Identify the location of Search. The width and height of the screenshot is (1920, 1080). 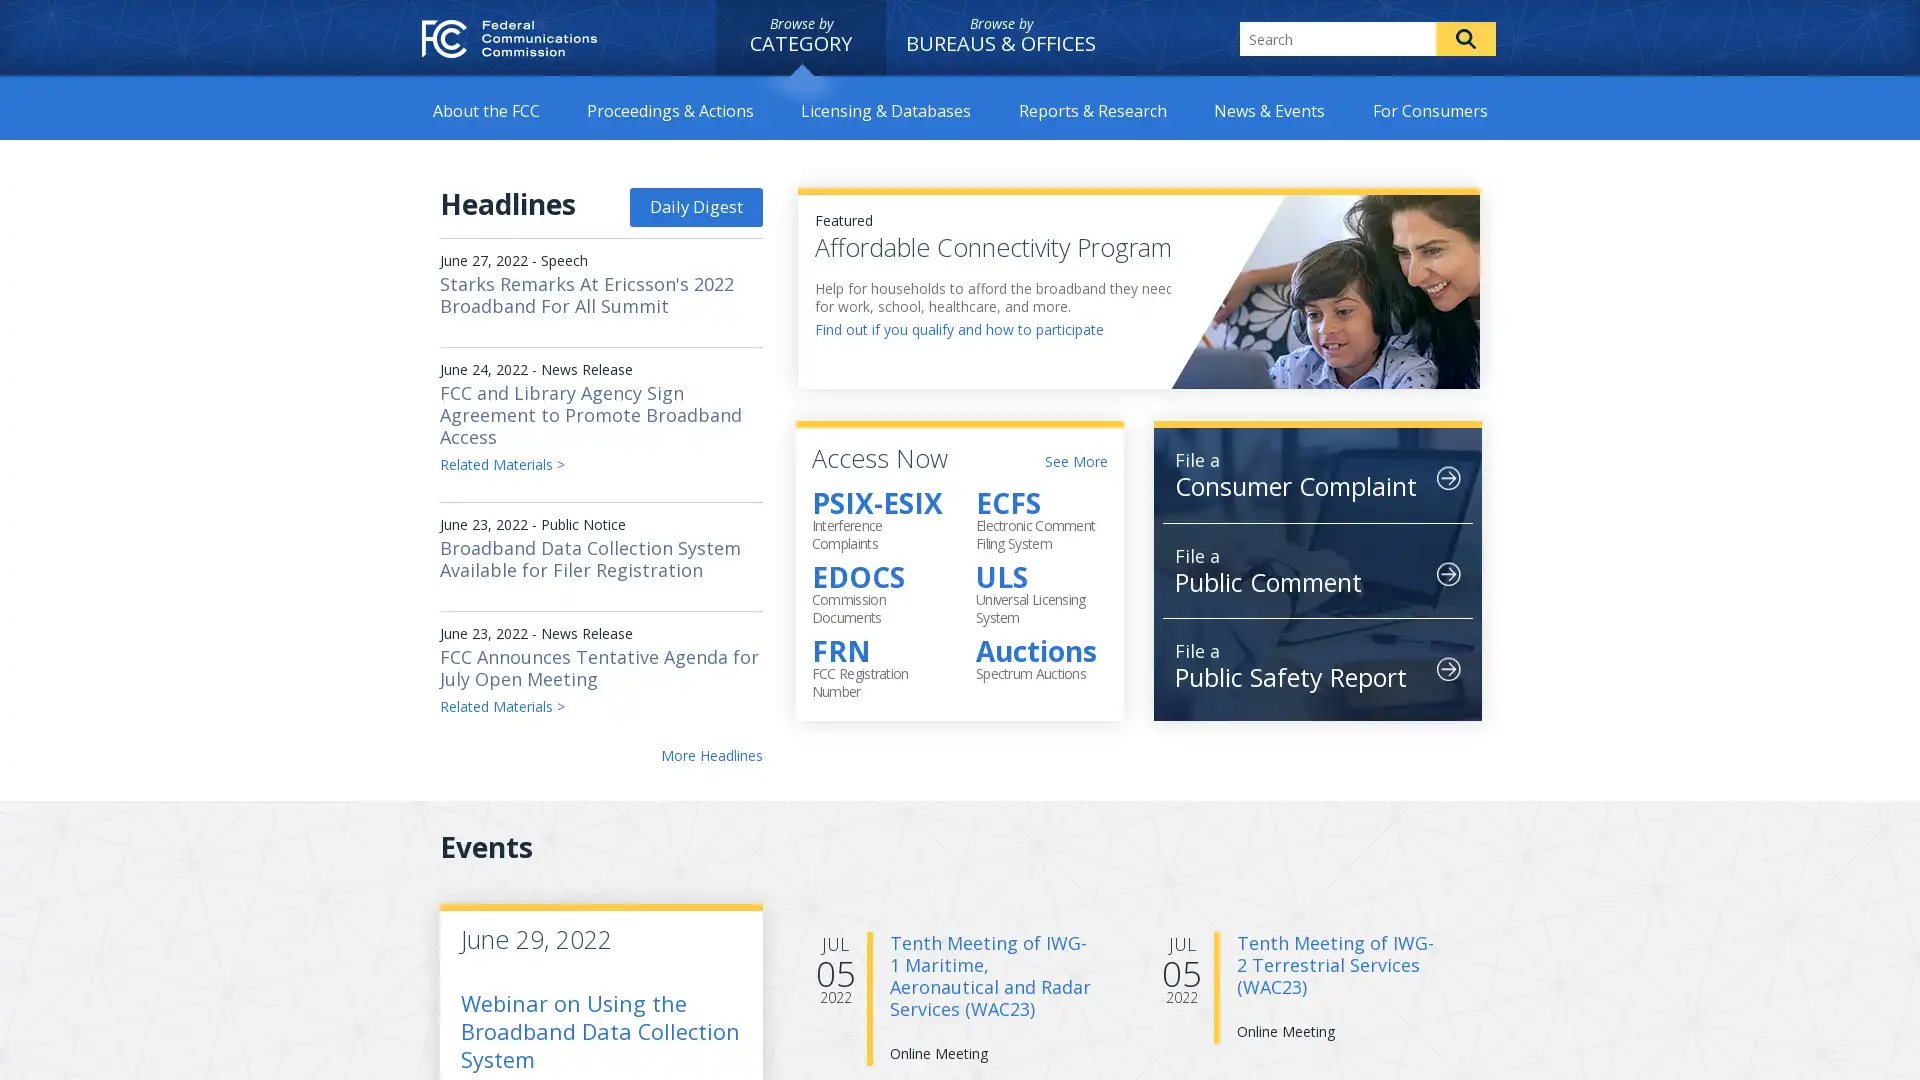
(1465, 38).